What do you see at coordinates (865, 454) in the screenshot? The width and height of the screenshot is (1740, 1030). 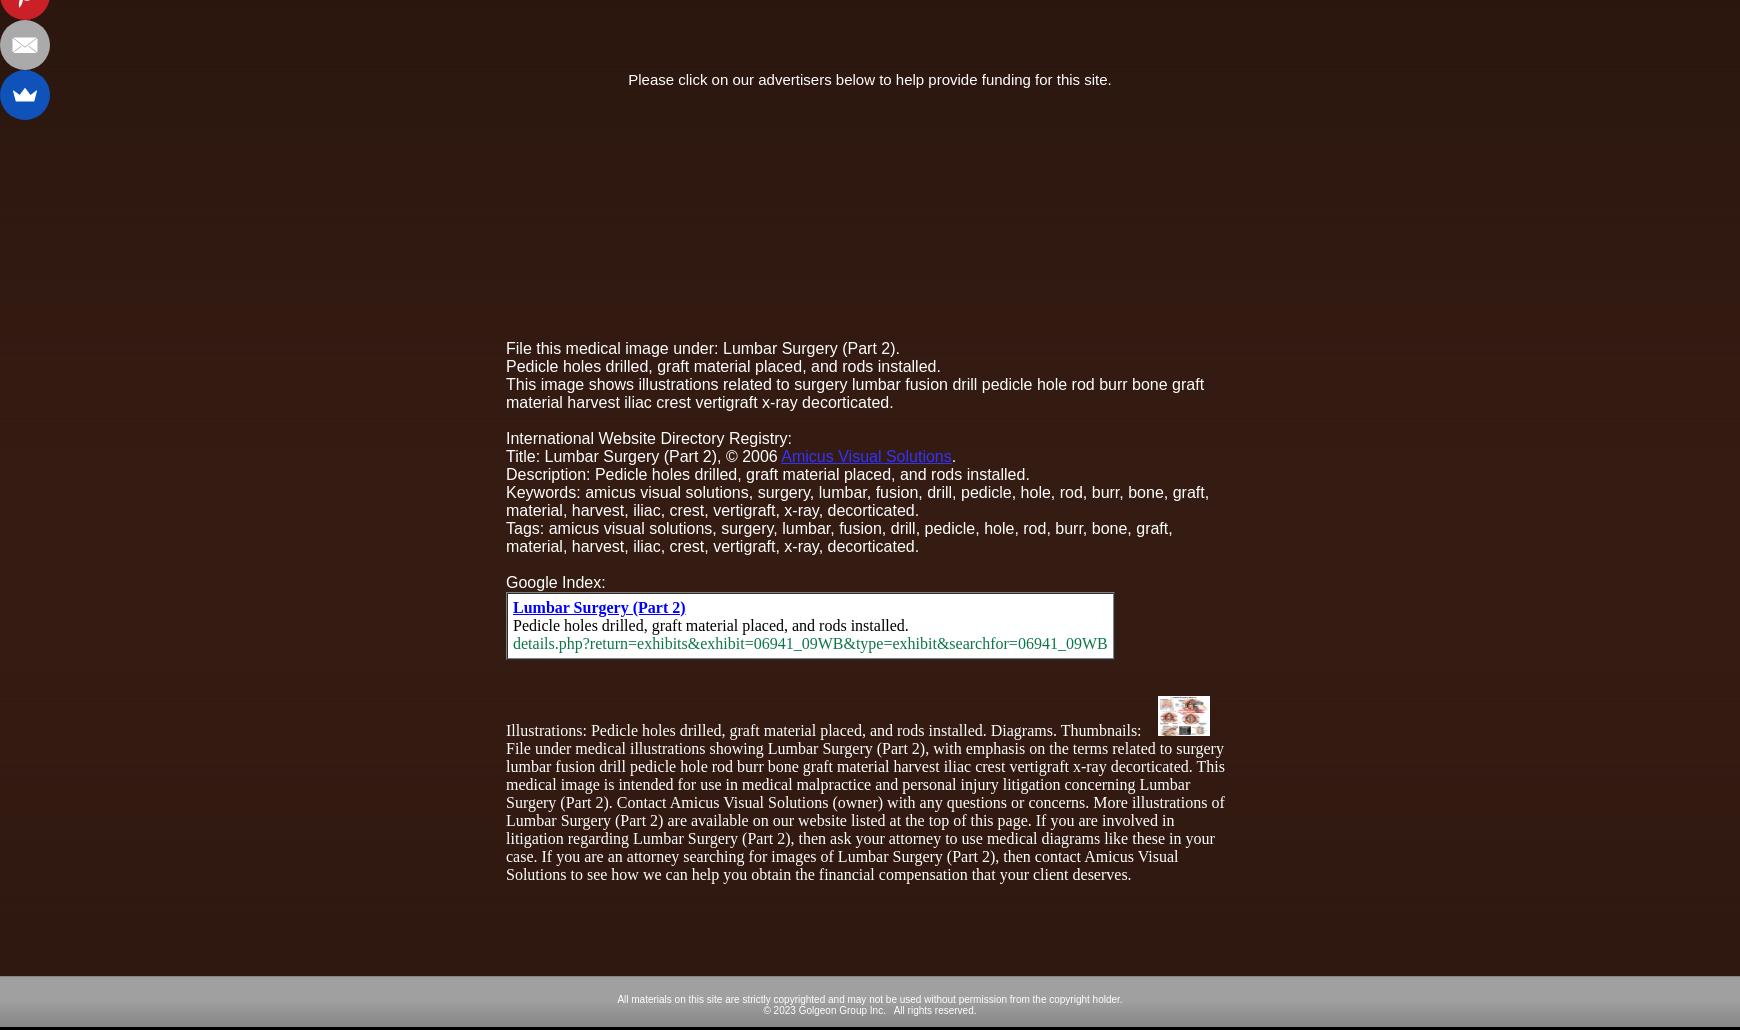 I see `'Amicus Visual Solutions'` at bounding box center [865, 454].